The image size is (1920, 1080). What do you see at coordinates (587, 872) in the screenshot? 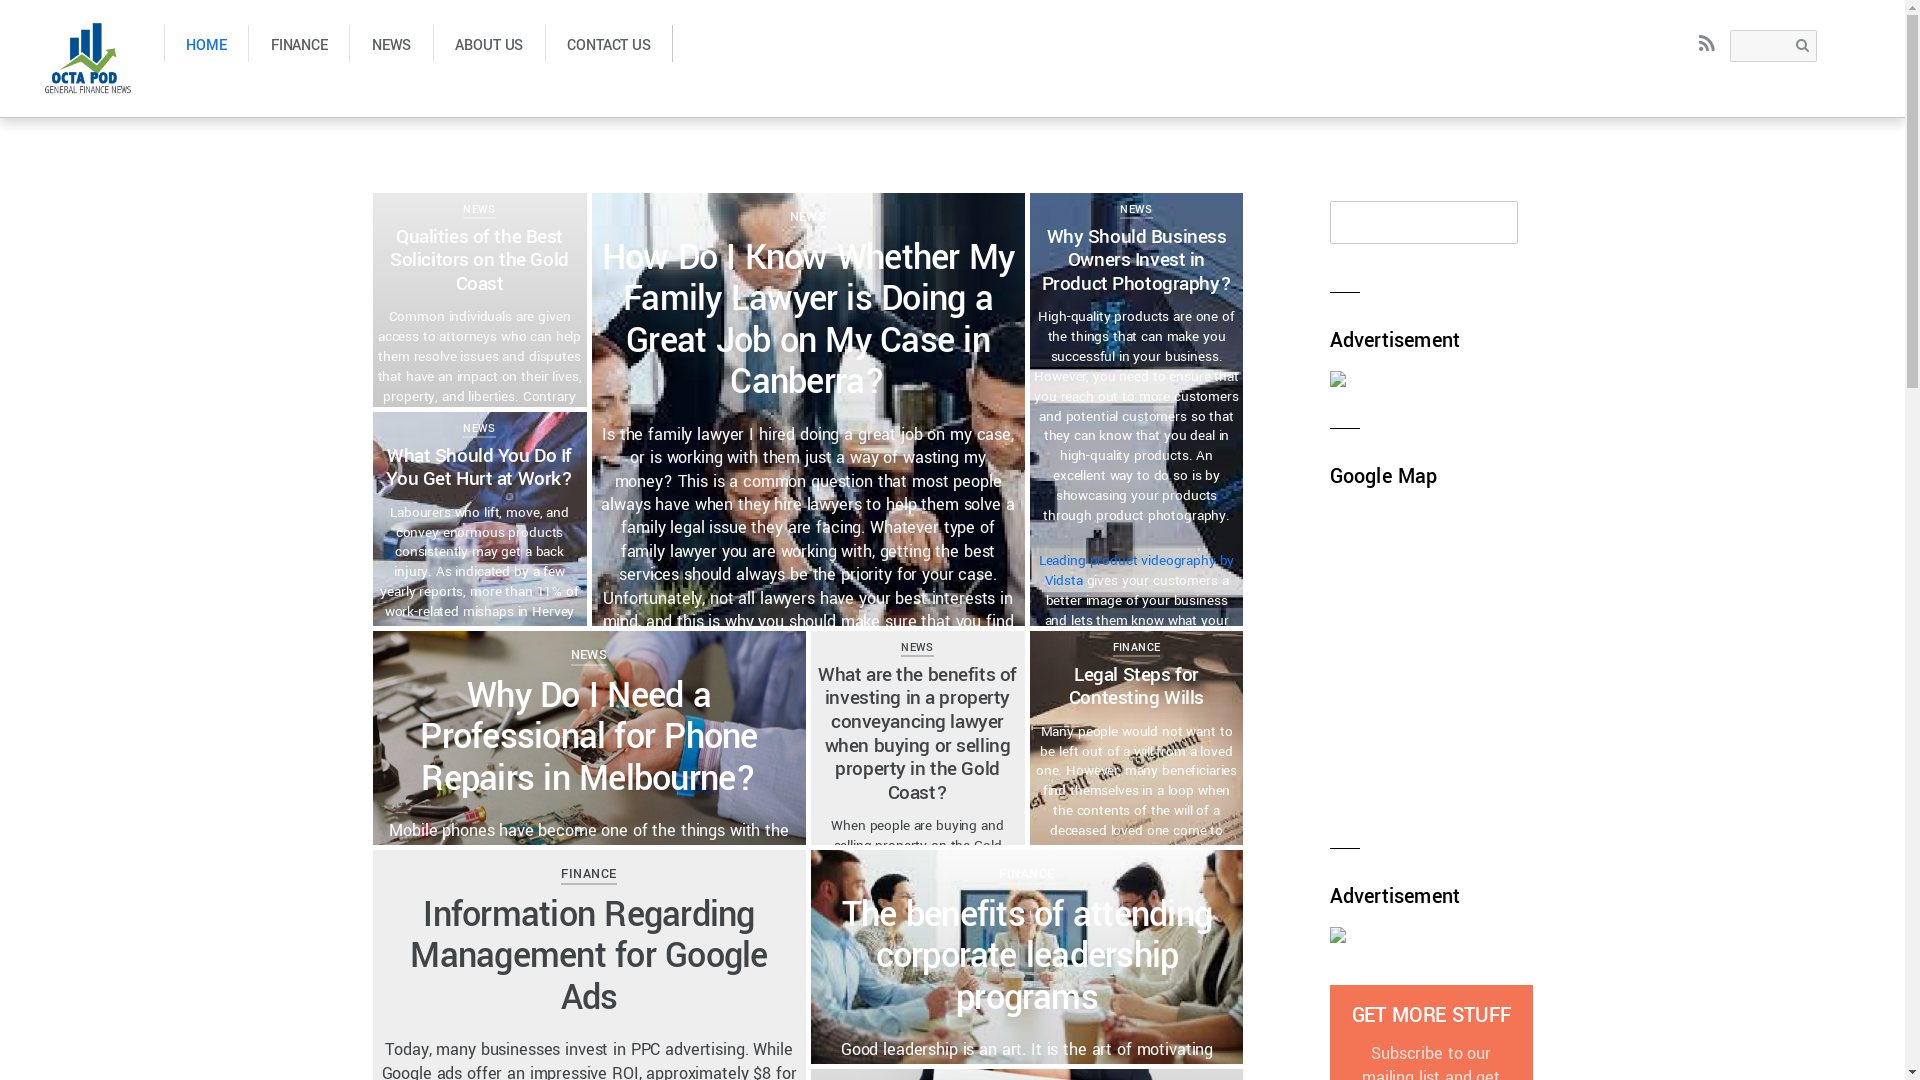
I see `'FINANCE'` at bounding box center [587, 872].